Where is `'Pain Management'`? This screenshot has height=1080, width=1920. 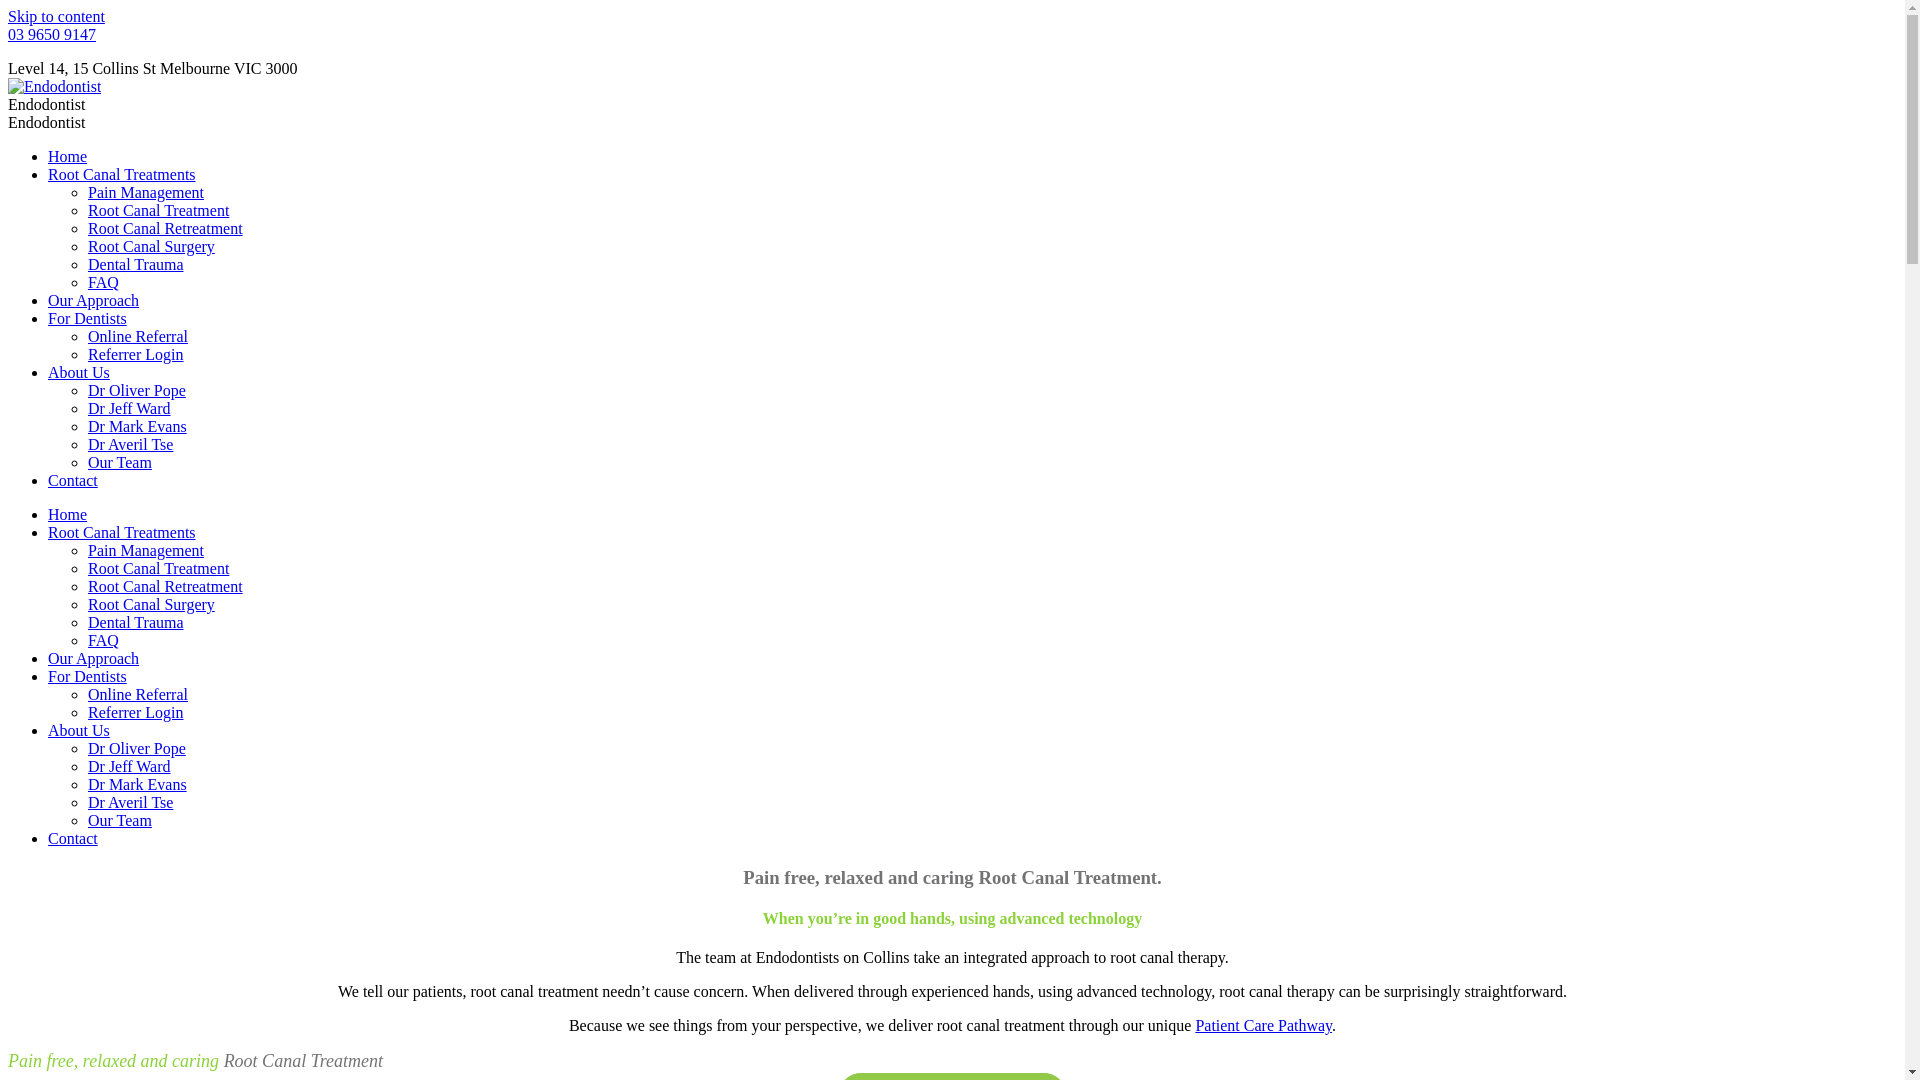 'Pain Management' is located at coordinates (144, 550).